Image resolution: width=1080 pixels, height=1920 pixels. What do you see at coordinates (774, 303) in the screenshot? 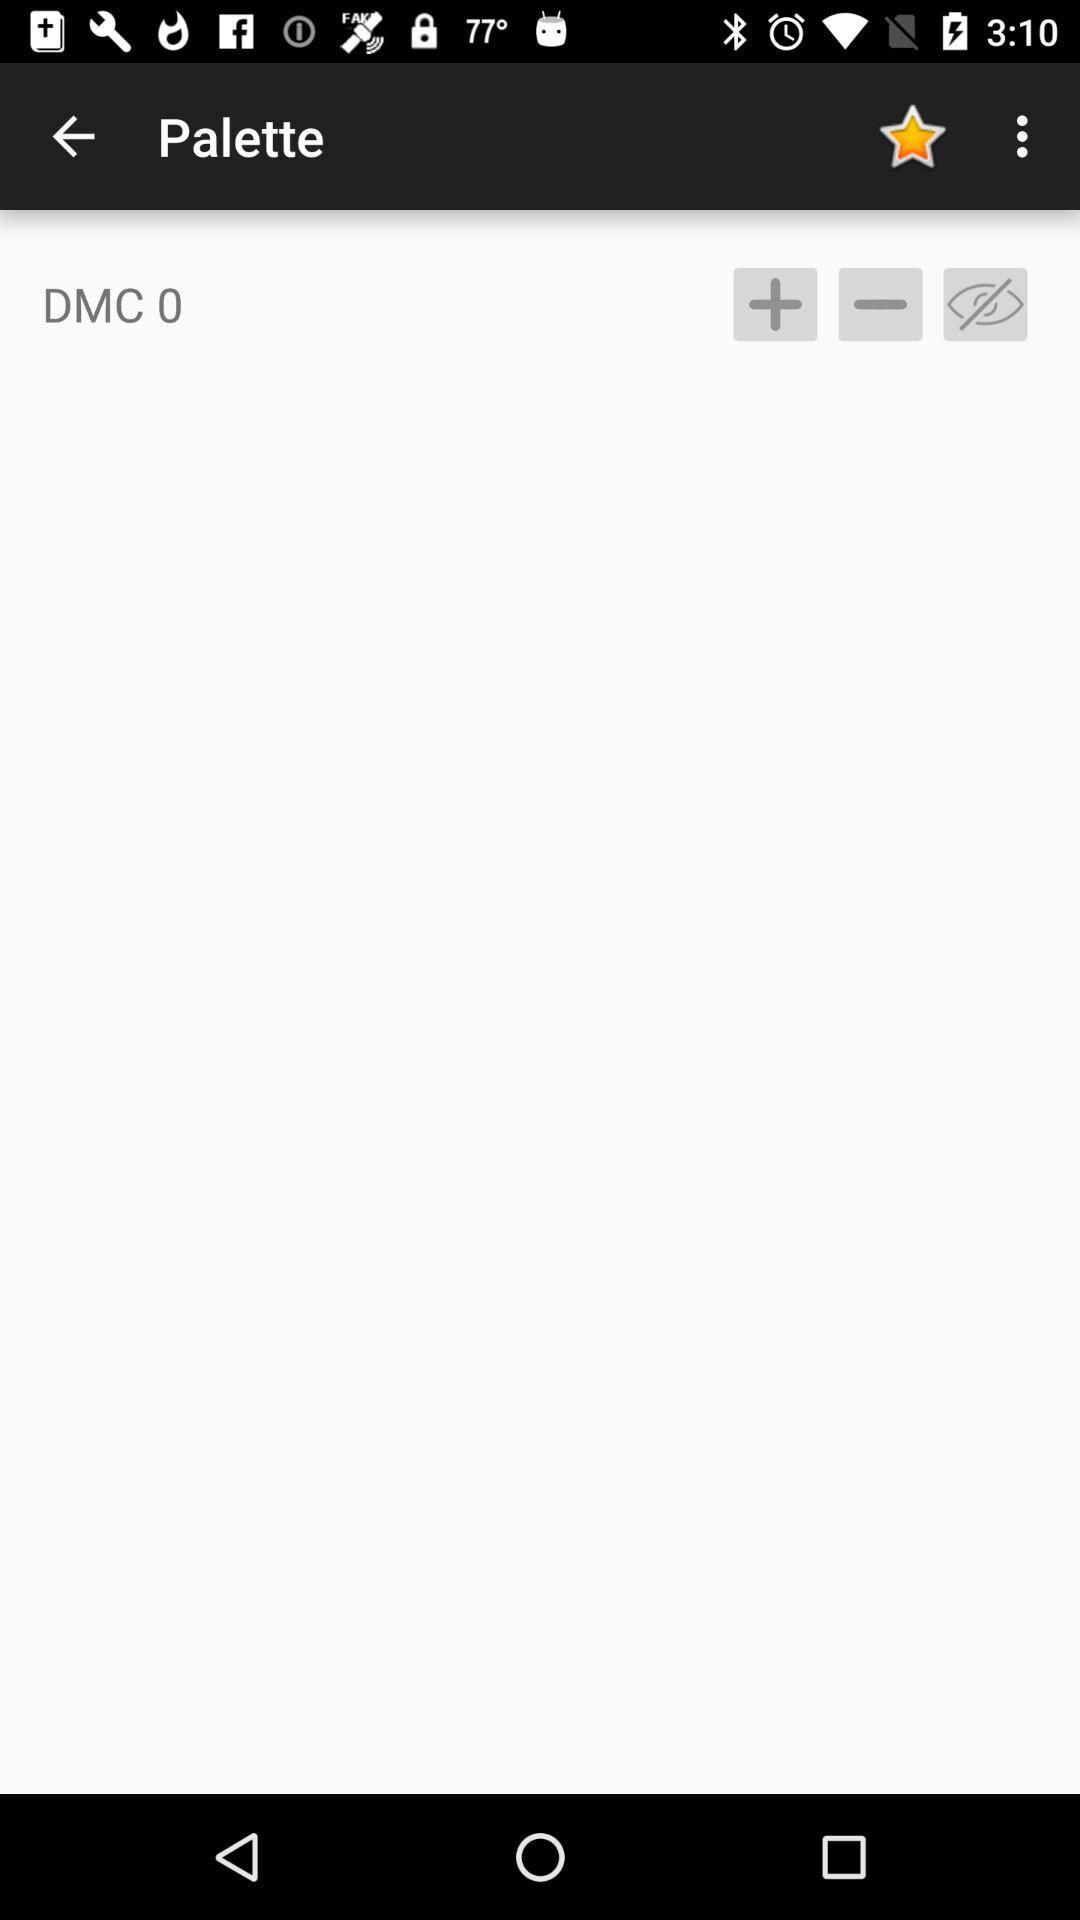
I see `item to the right of dmc 0 icon` at bounding box center [774, 303].